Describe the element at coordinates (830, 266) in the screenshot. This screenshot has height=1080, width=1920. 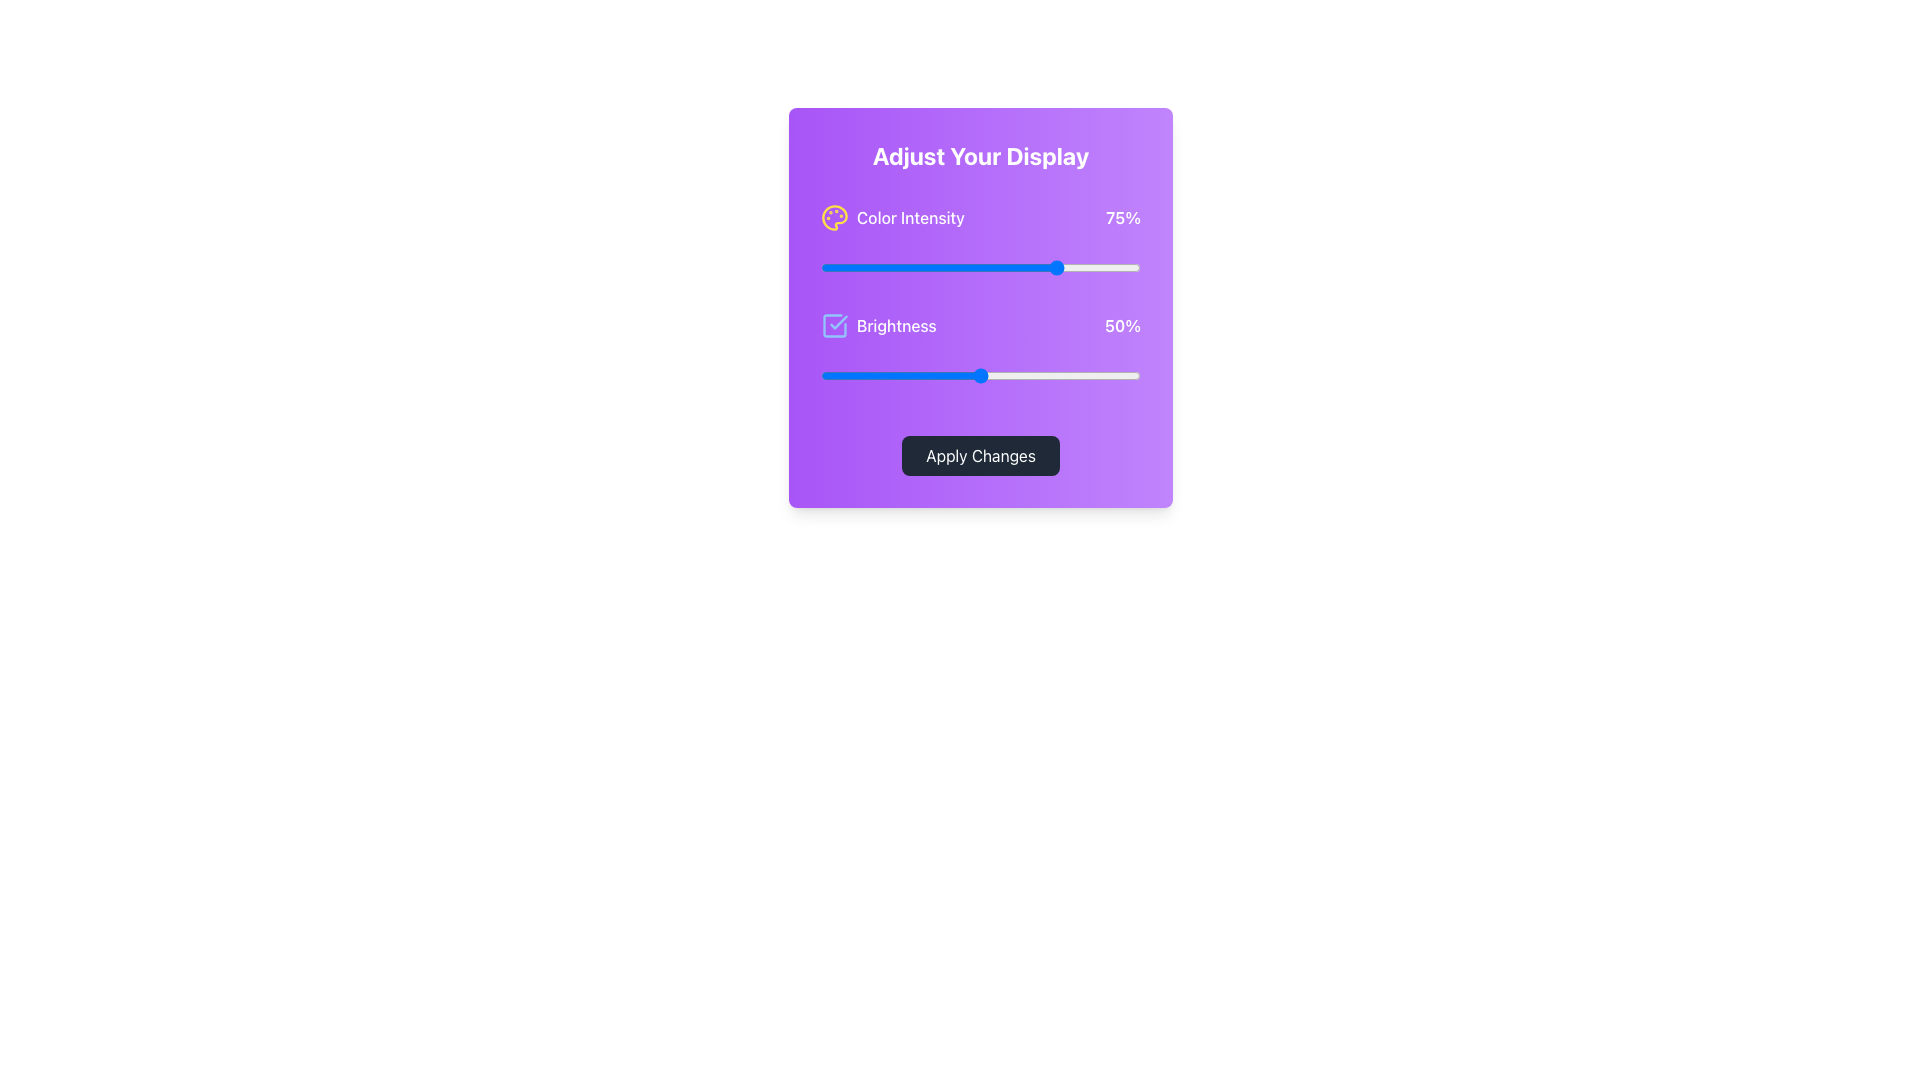
I see `the slider` at that location.